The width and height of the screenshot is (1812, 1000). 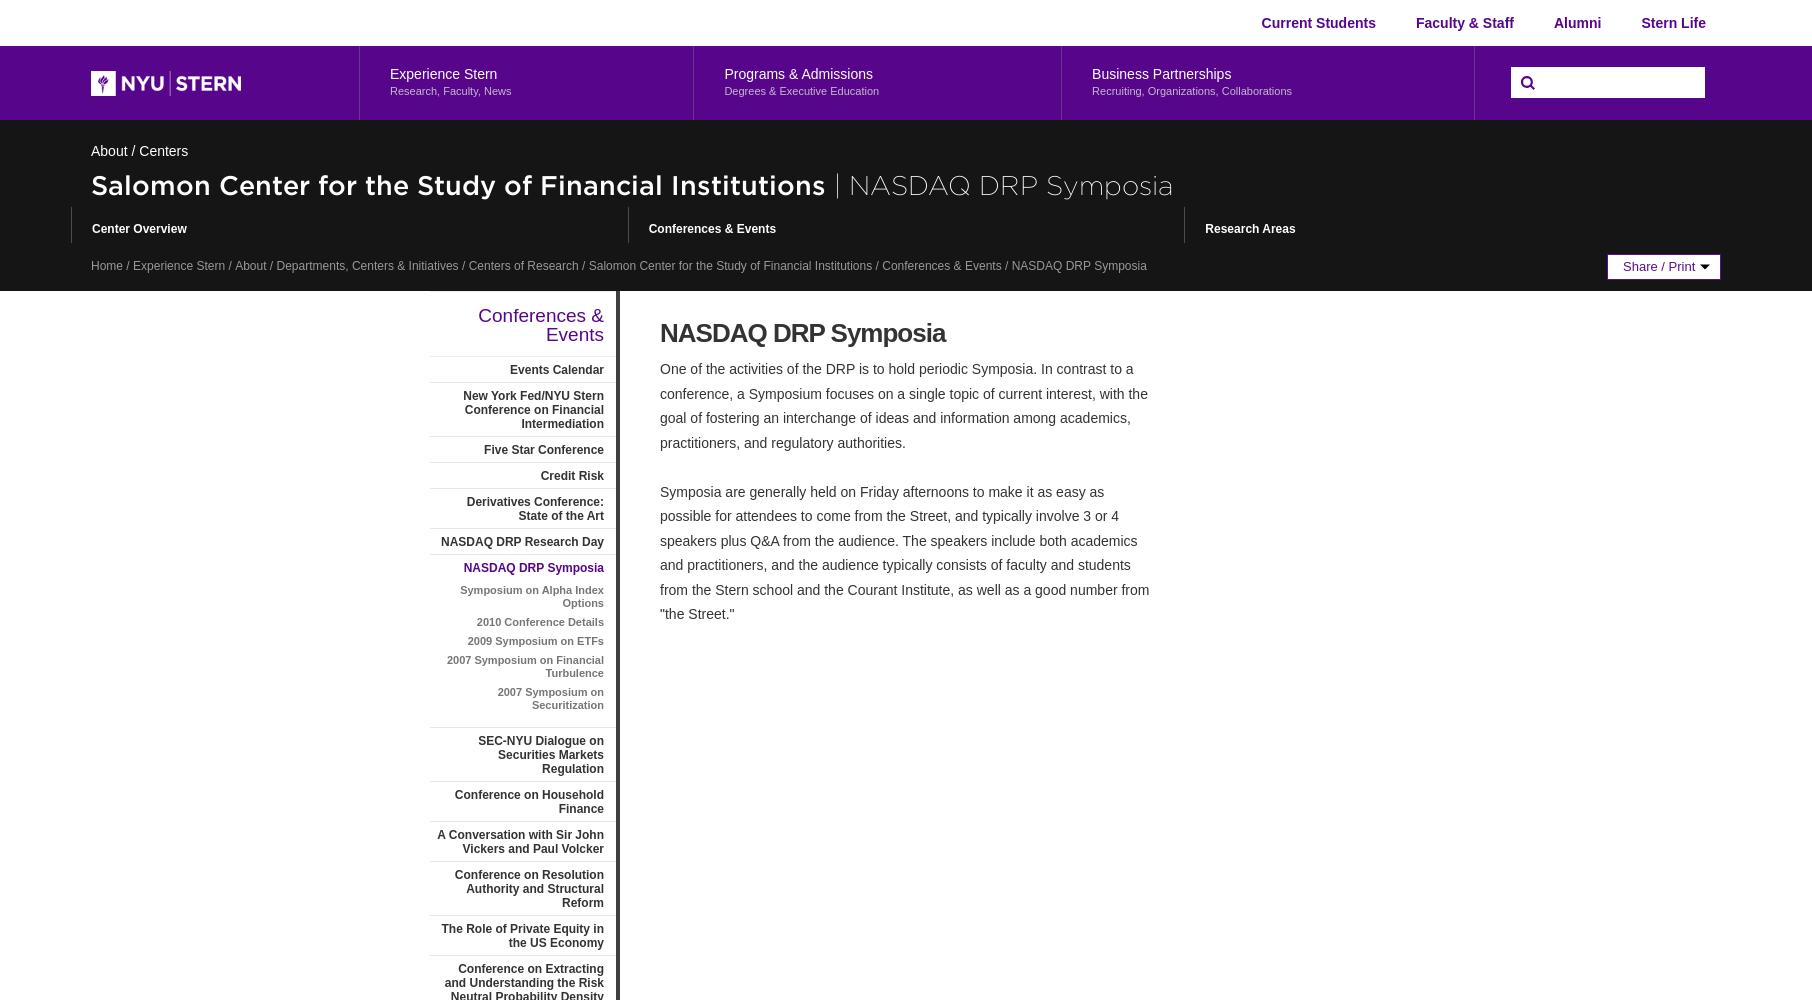 I want to click on '2009 Symposium on ETFs', so click(x=535, y=641).